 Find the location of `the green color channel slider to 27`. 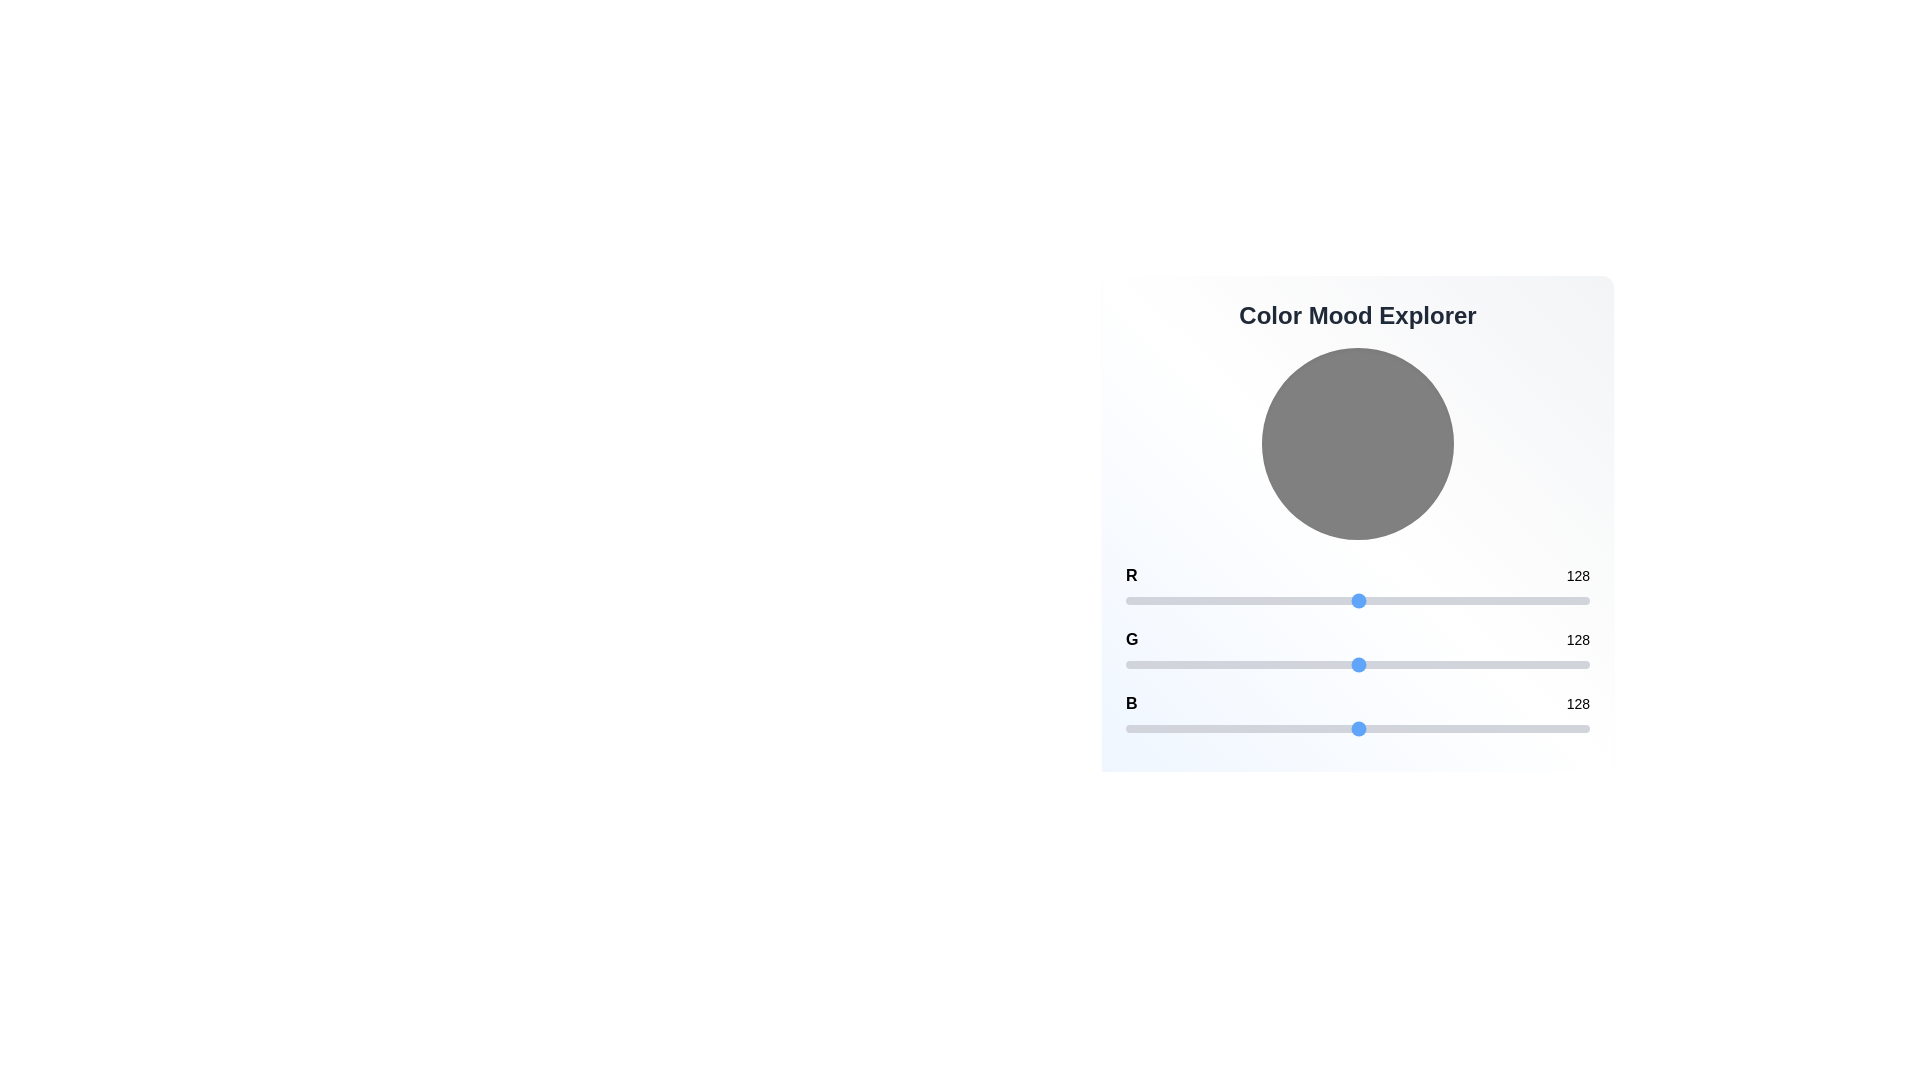

the green color channel slider to 27 is located at coordinates (1175, 664).